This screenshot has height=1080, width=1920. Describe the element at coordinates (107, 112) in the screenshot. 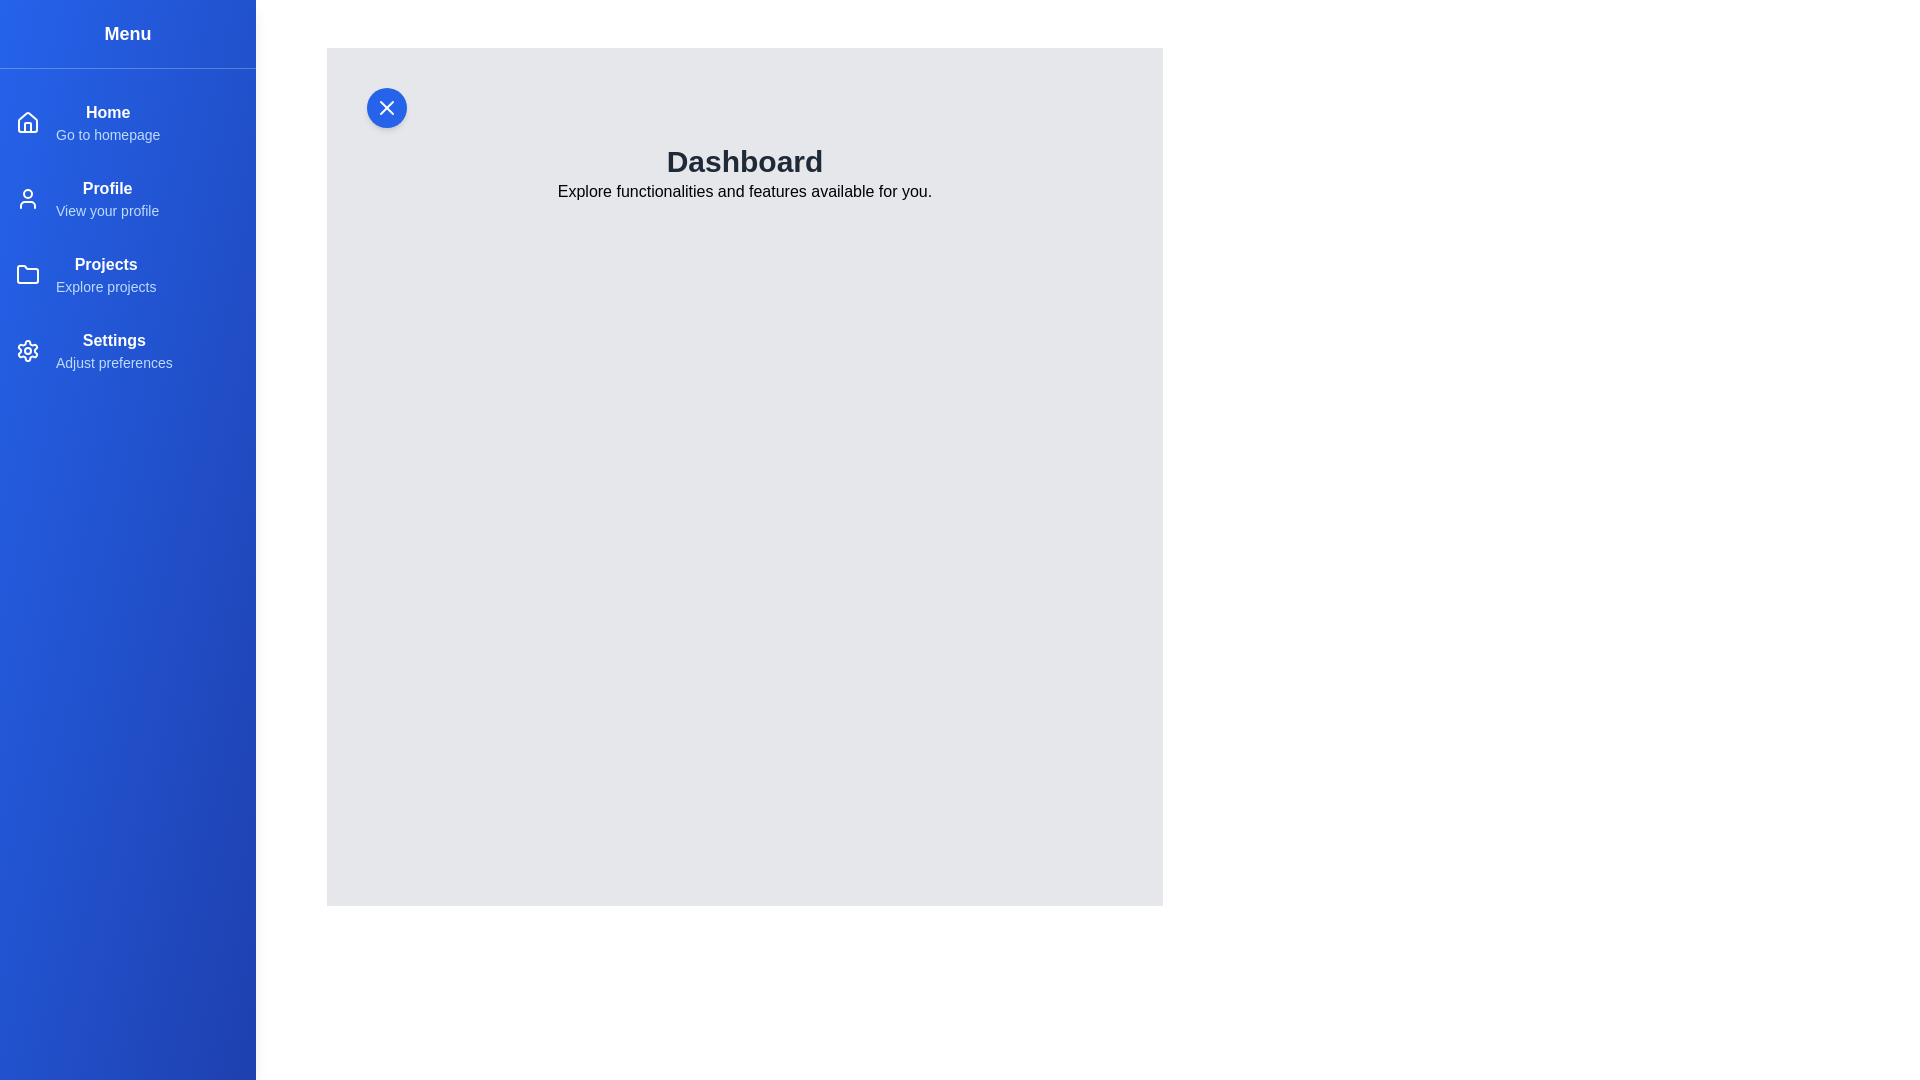

I see `the menu item Home to navigate` at that location.